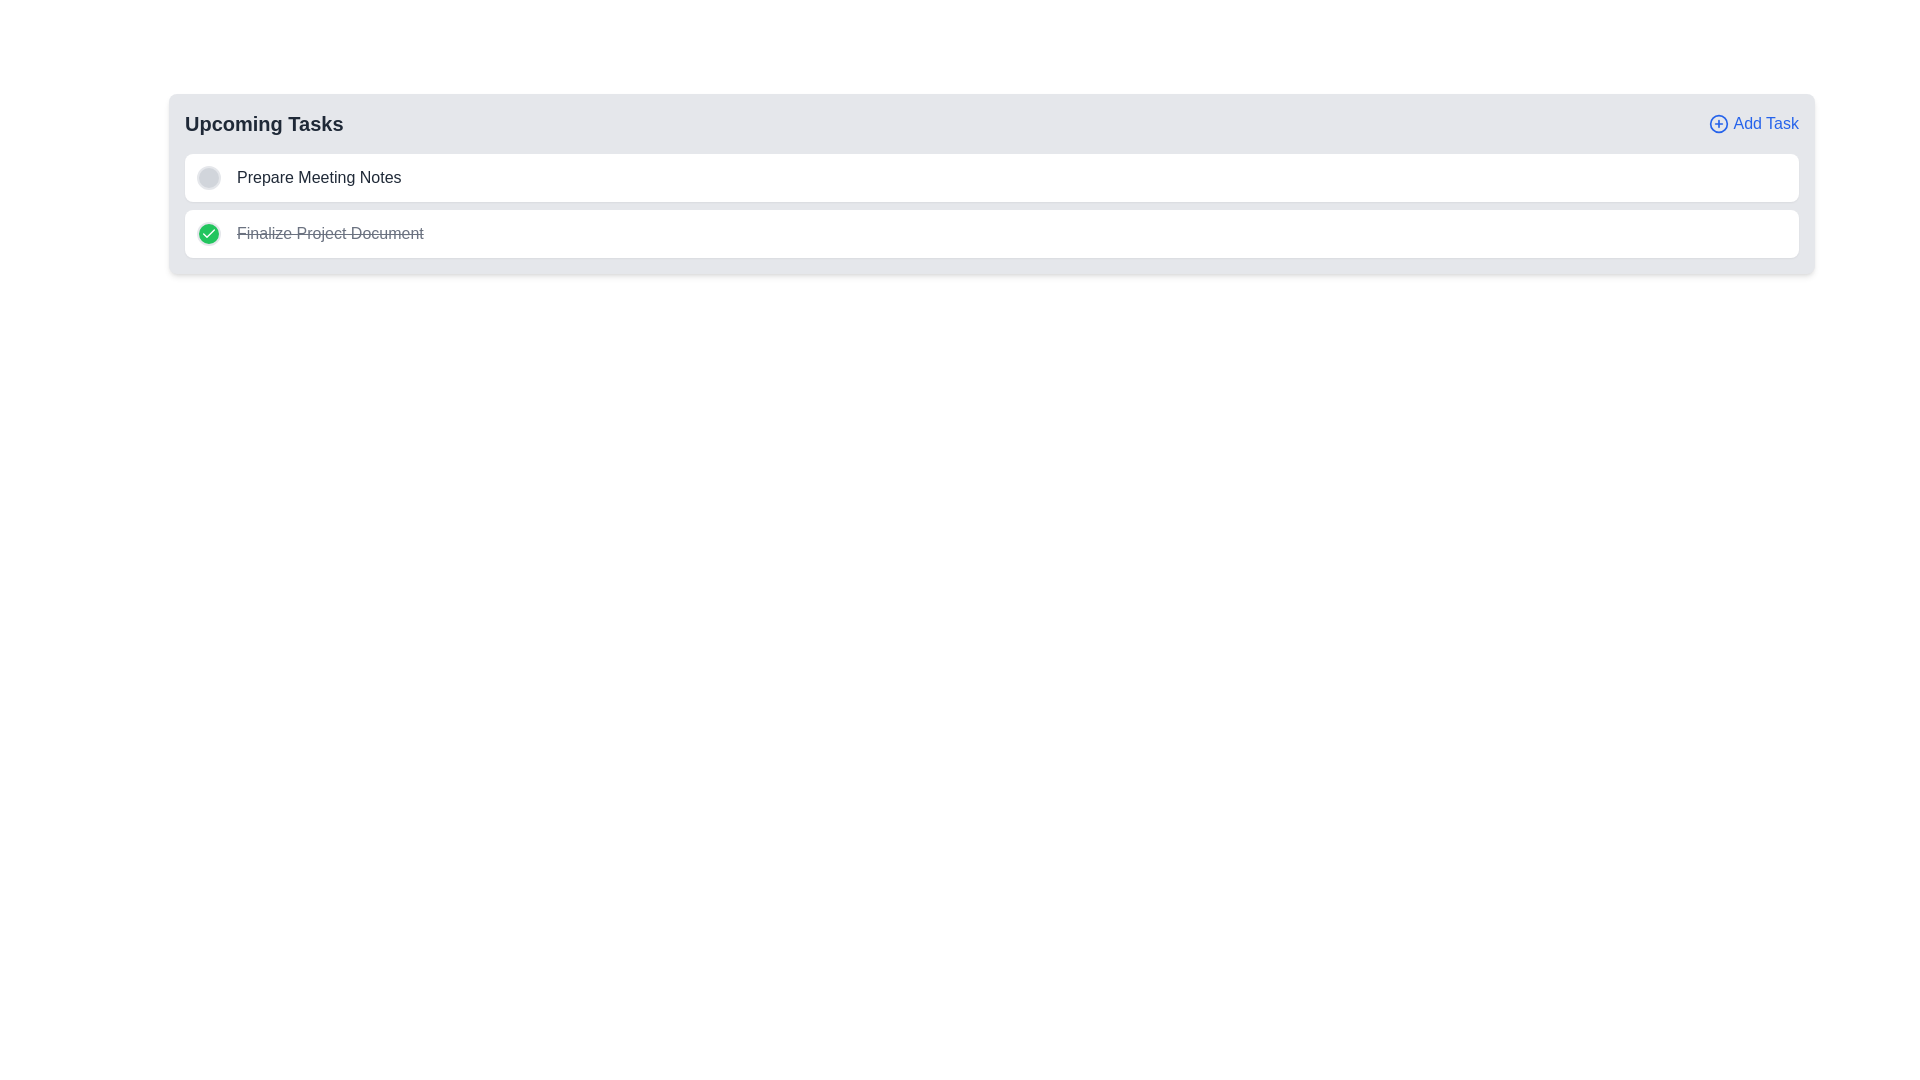 The height and width of the screenshot is (1080, 1920). What do you see at coordinates (1752, 123) in the screenshot?
I see `'Add Task' button to initiate adding a new task` at bounding box center [1752, 123].